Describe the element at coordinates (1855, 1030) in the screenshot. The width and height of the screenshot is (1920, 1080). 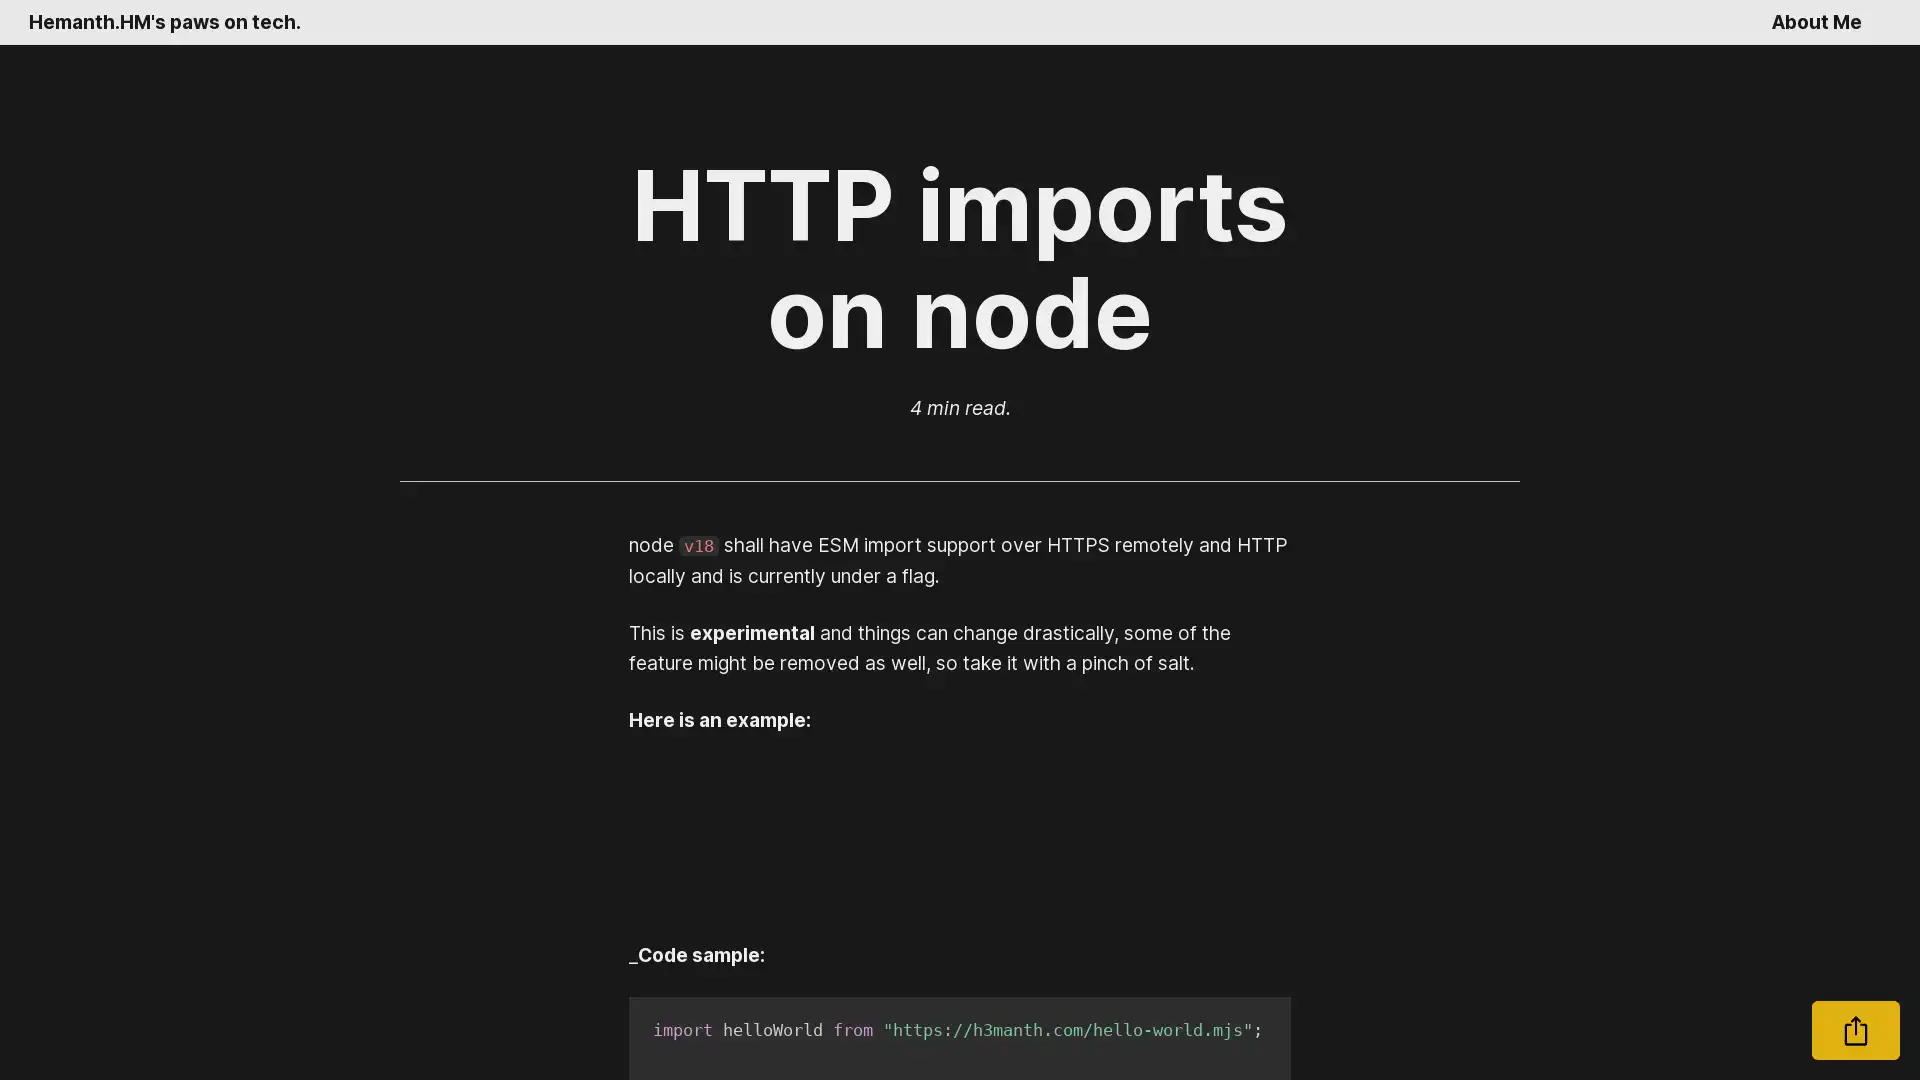
I see `Share` at that location.